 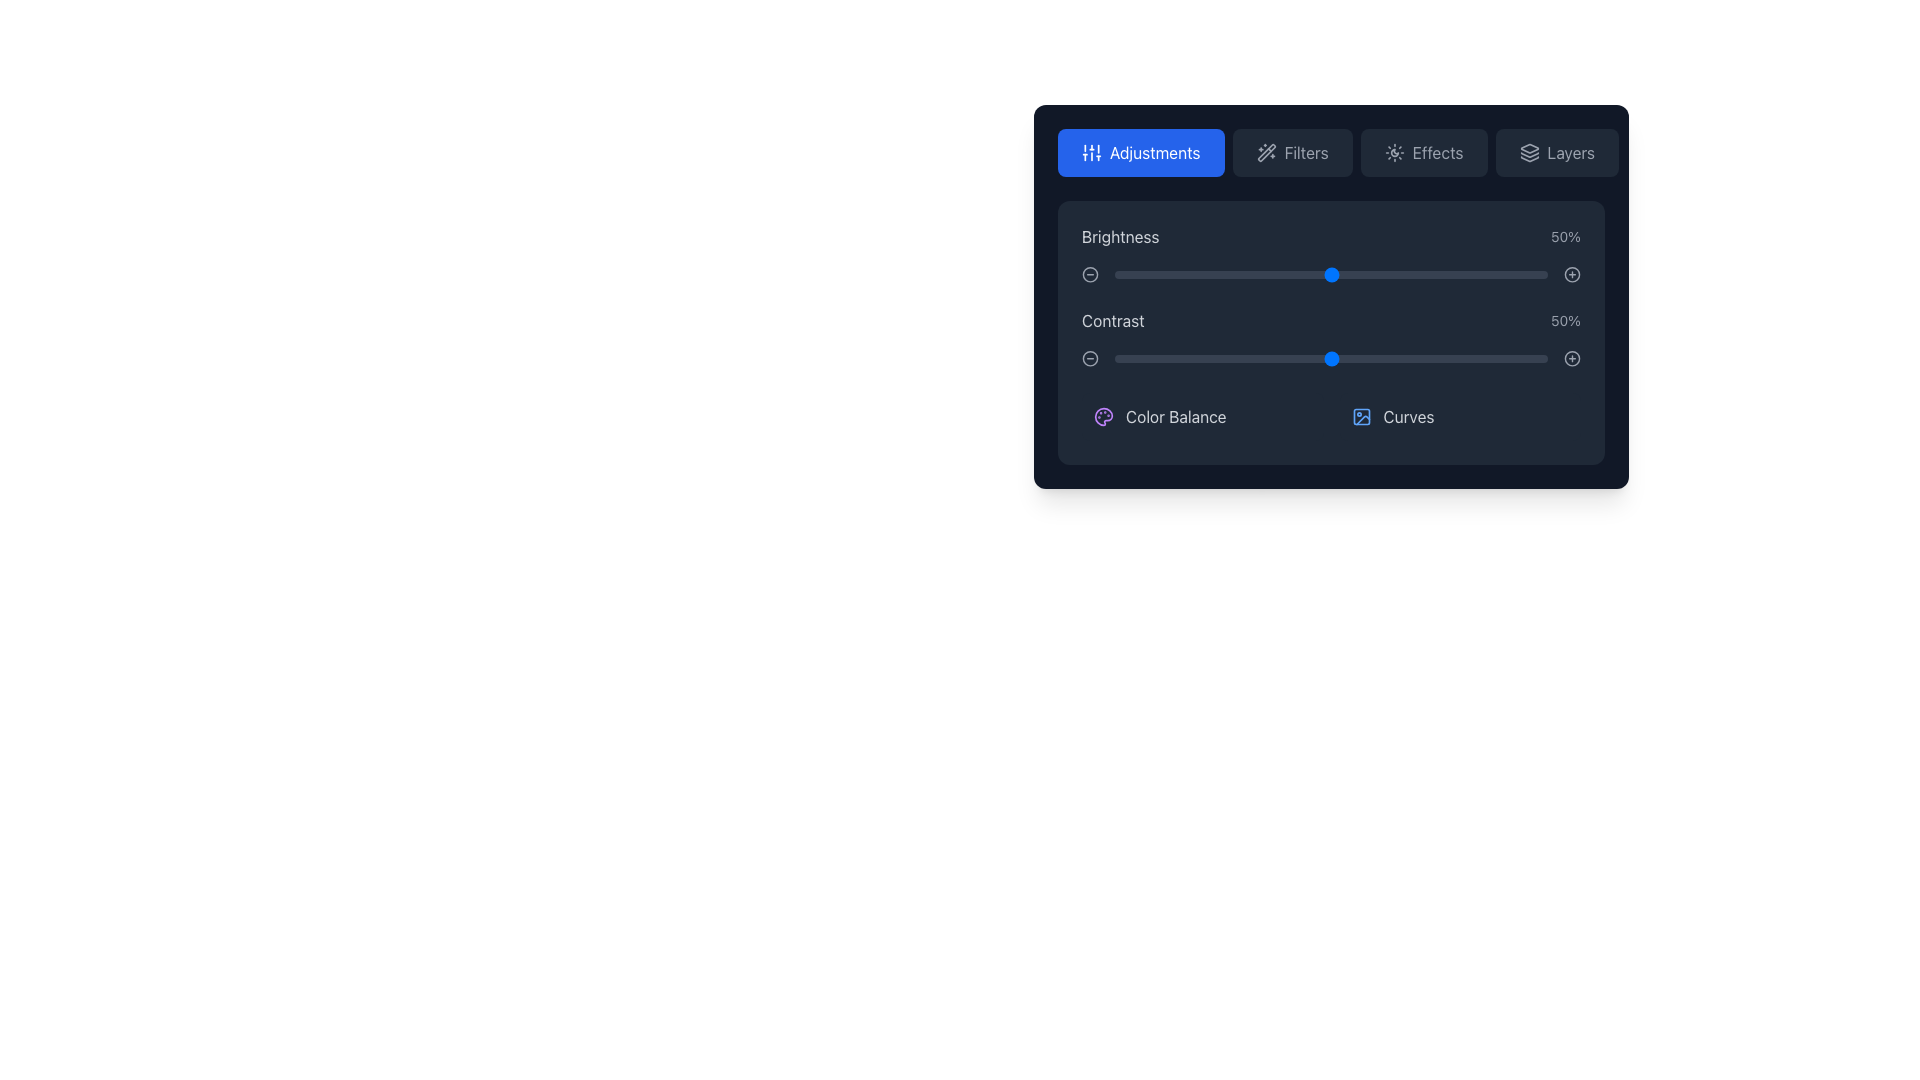 I want to click on the gray circle outline icon next to the 'Contrast' label, so click(x=1089, y=357).